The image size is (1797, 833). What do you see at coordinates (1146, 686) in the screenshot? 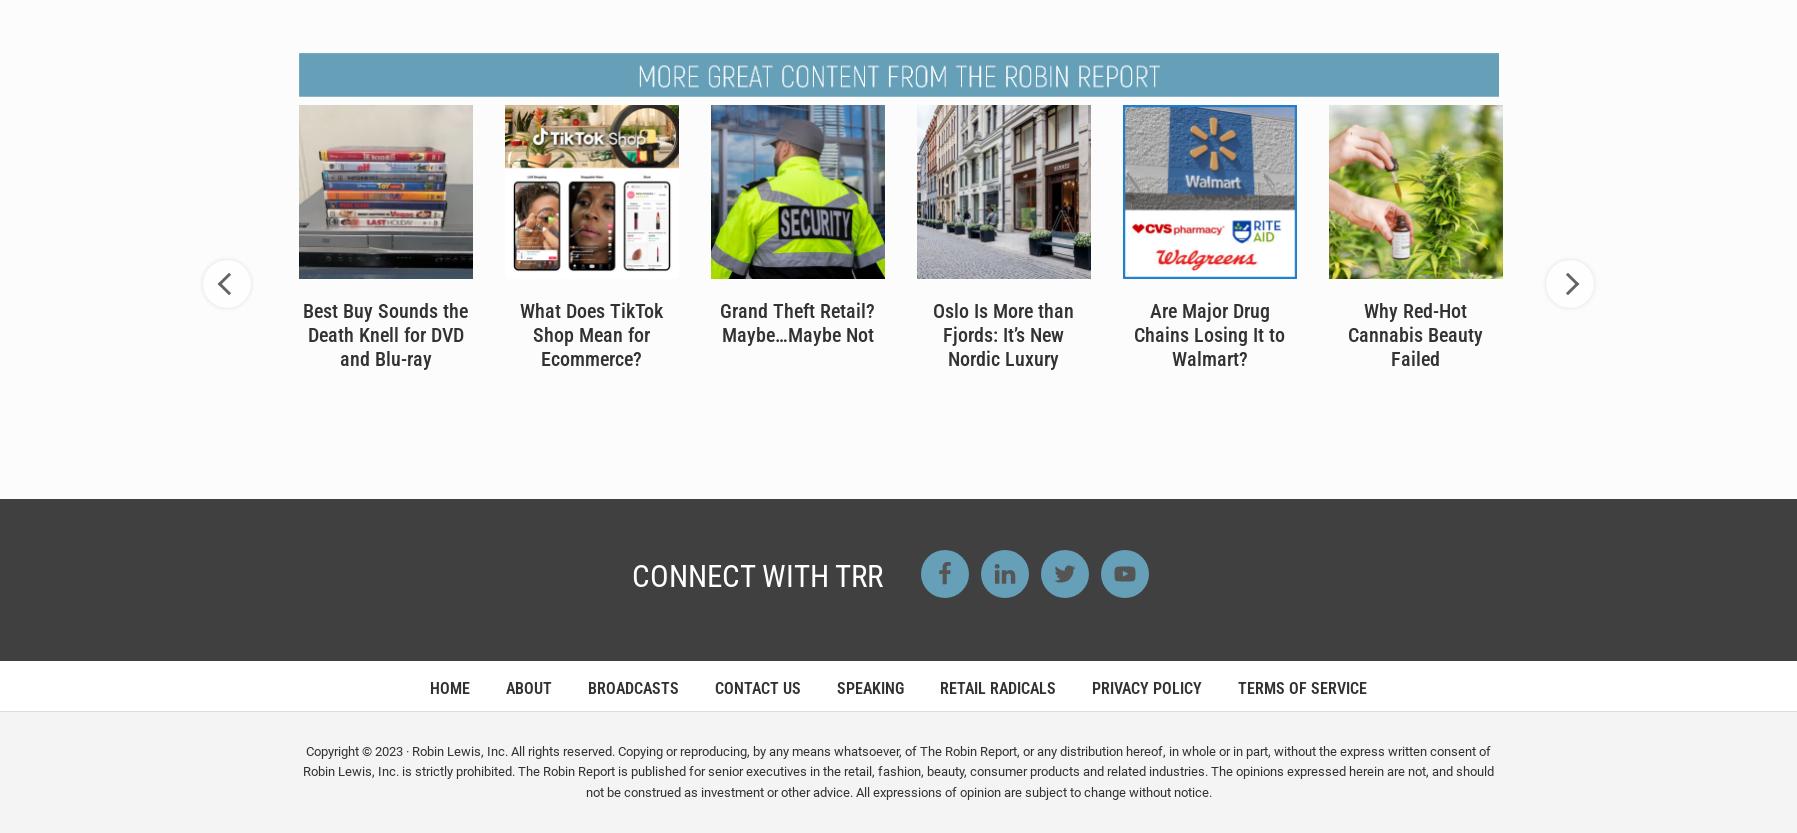
I see `'Privacy Policy'` at bounding box center [1146, 686].